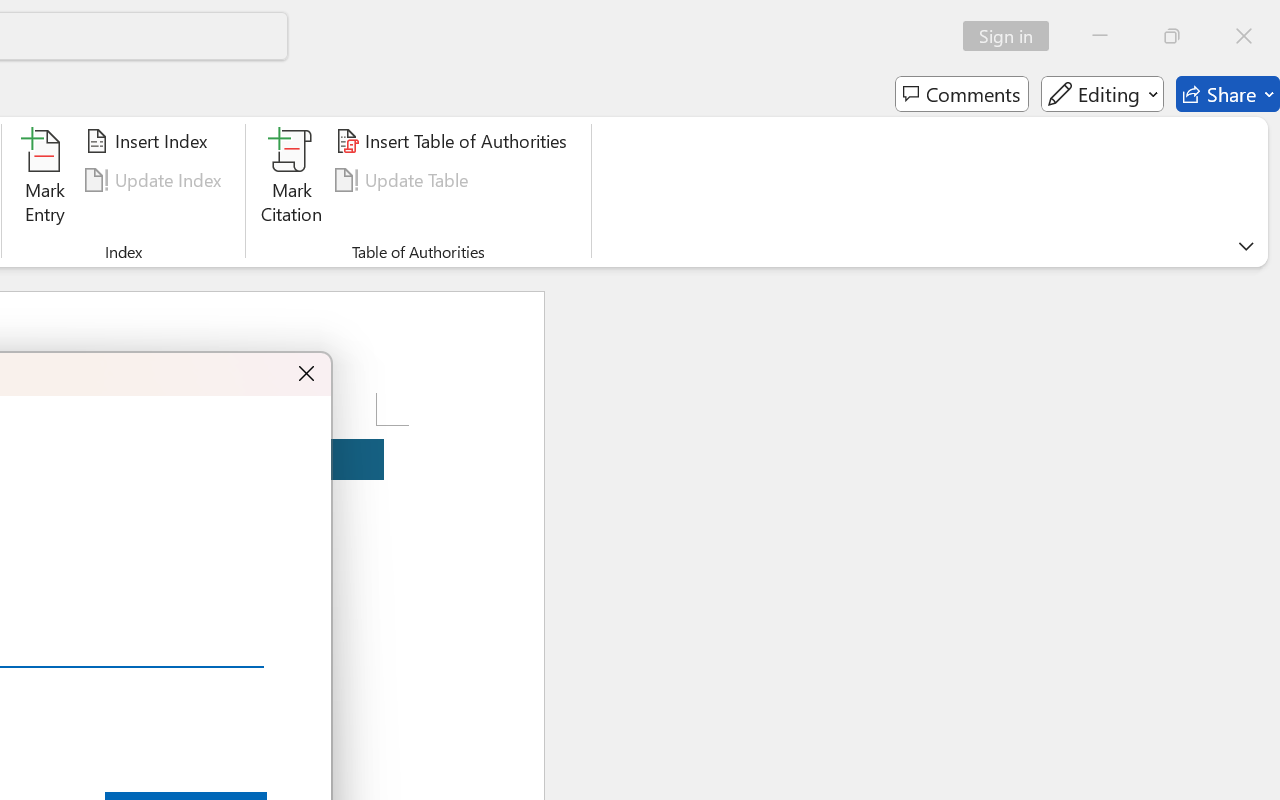 The height and width of the screenshot is (800, 1280). What do you see at coordinates (155, 179) in the screenshot?
I see `'Update Index'` at bounding box center [155, 179].